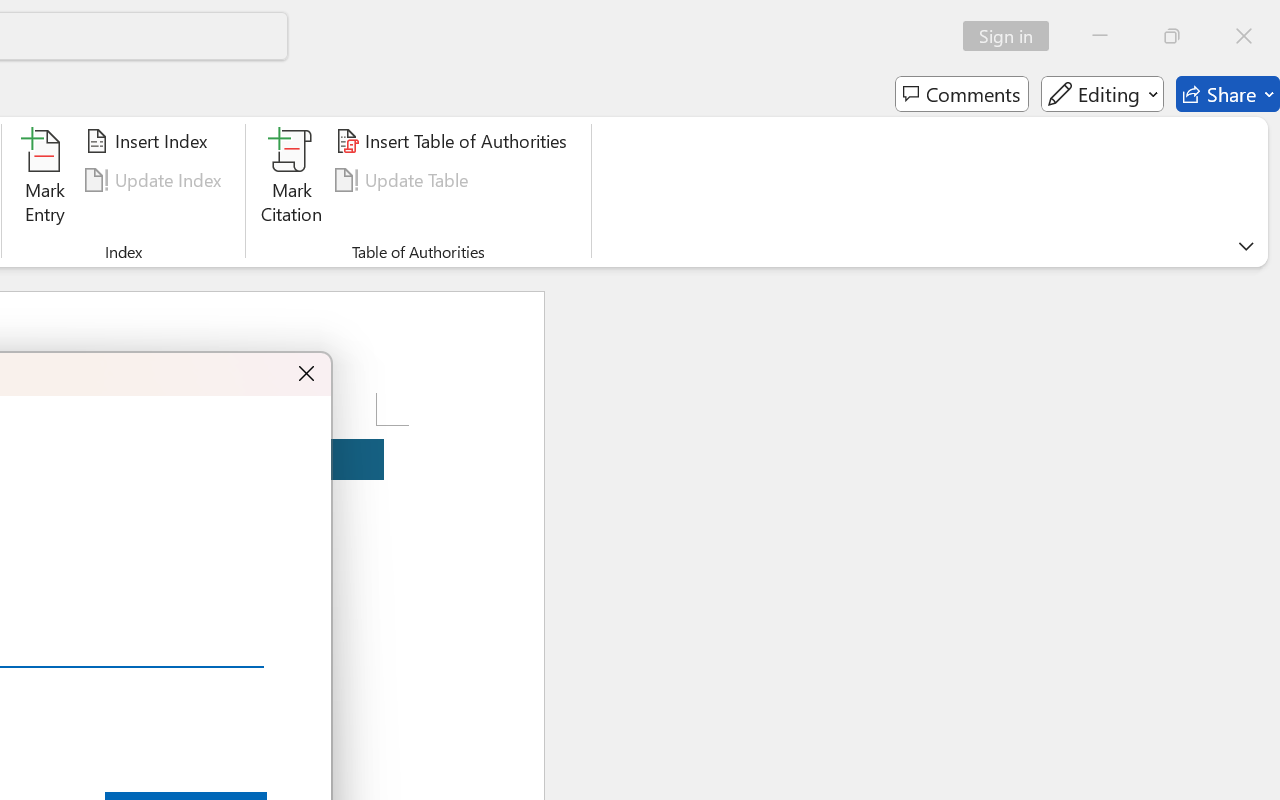 The height and width of the screenshot is (800, 1280). What do you see at coordinates (155, 179) in the screenshot?
I see `'Update Index'` at bounding box center [155, 179].